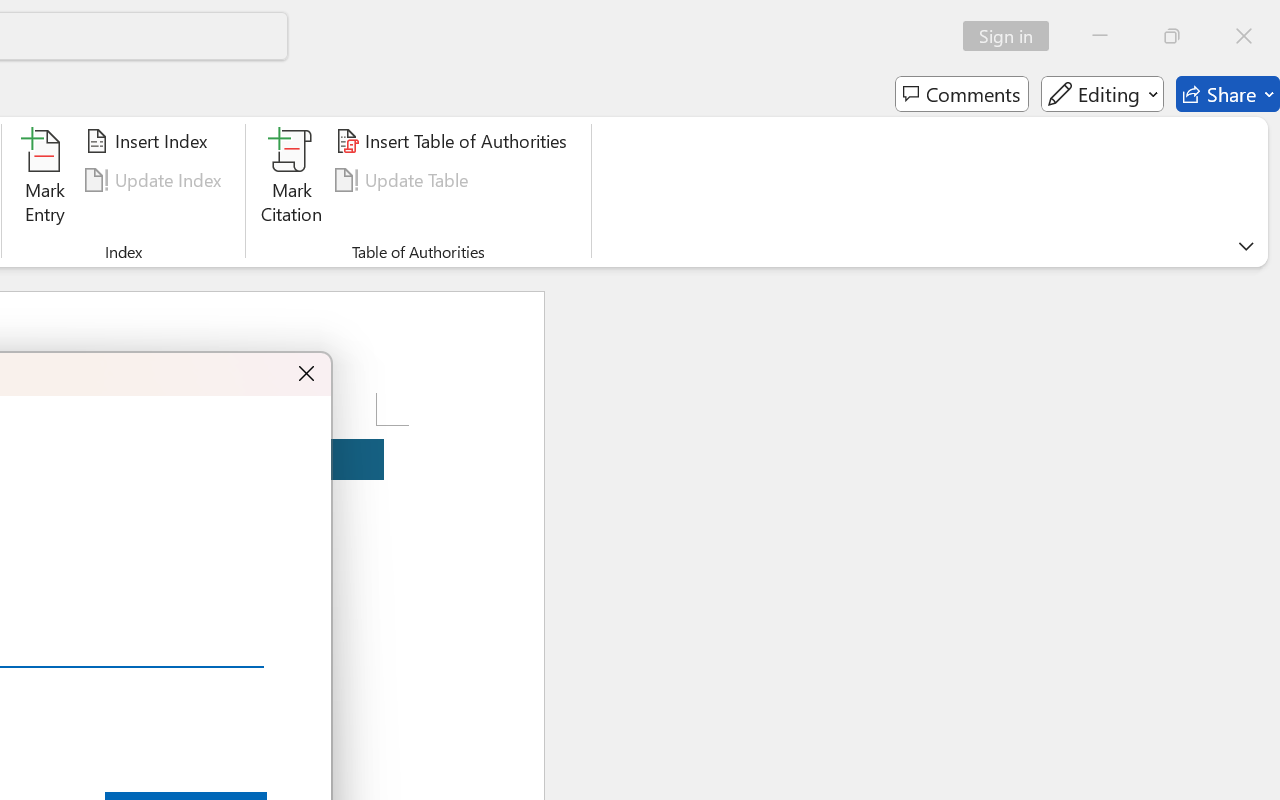 The height and width of the screenshot is (800, 1280). What do you see at coordinates (155, 179) in the screenshot?
I see `'Update Index'` at bounding box center [155, 179].